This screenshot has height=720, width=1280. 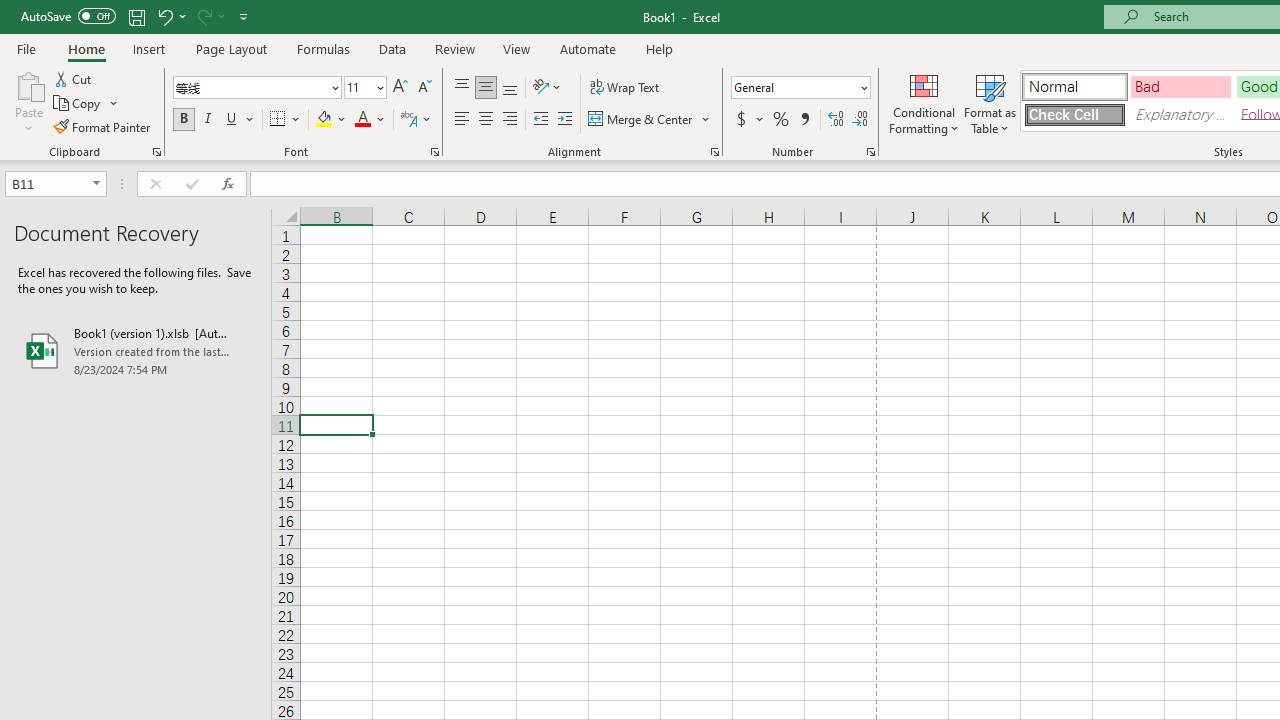 I want to click on 'Increase Decimal', so click(x=836, y=119).